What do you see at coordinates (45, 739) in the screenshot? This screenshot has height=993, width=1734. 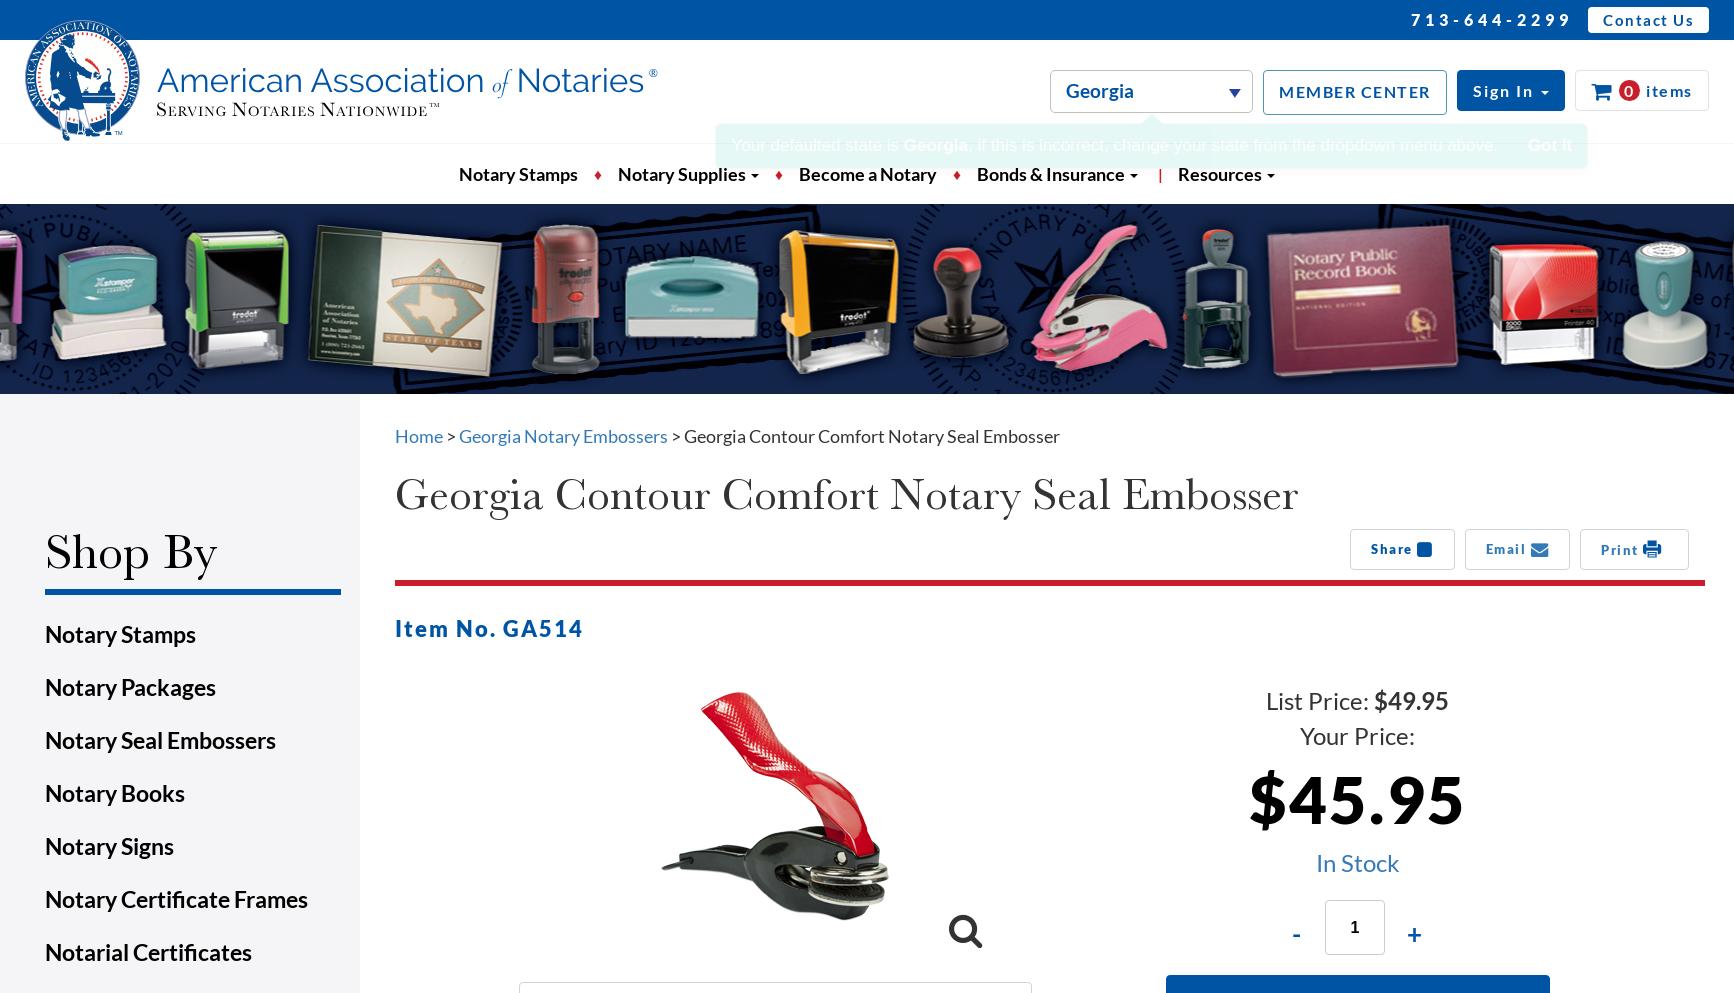 I see `'Notary Seal Embossers'` at bounding box center [45, 739].